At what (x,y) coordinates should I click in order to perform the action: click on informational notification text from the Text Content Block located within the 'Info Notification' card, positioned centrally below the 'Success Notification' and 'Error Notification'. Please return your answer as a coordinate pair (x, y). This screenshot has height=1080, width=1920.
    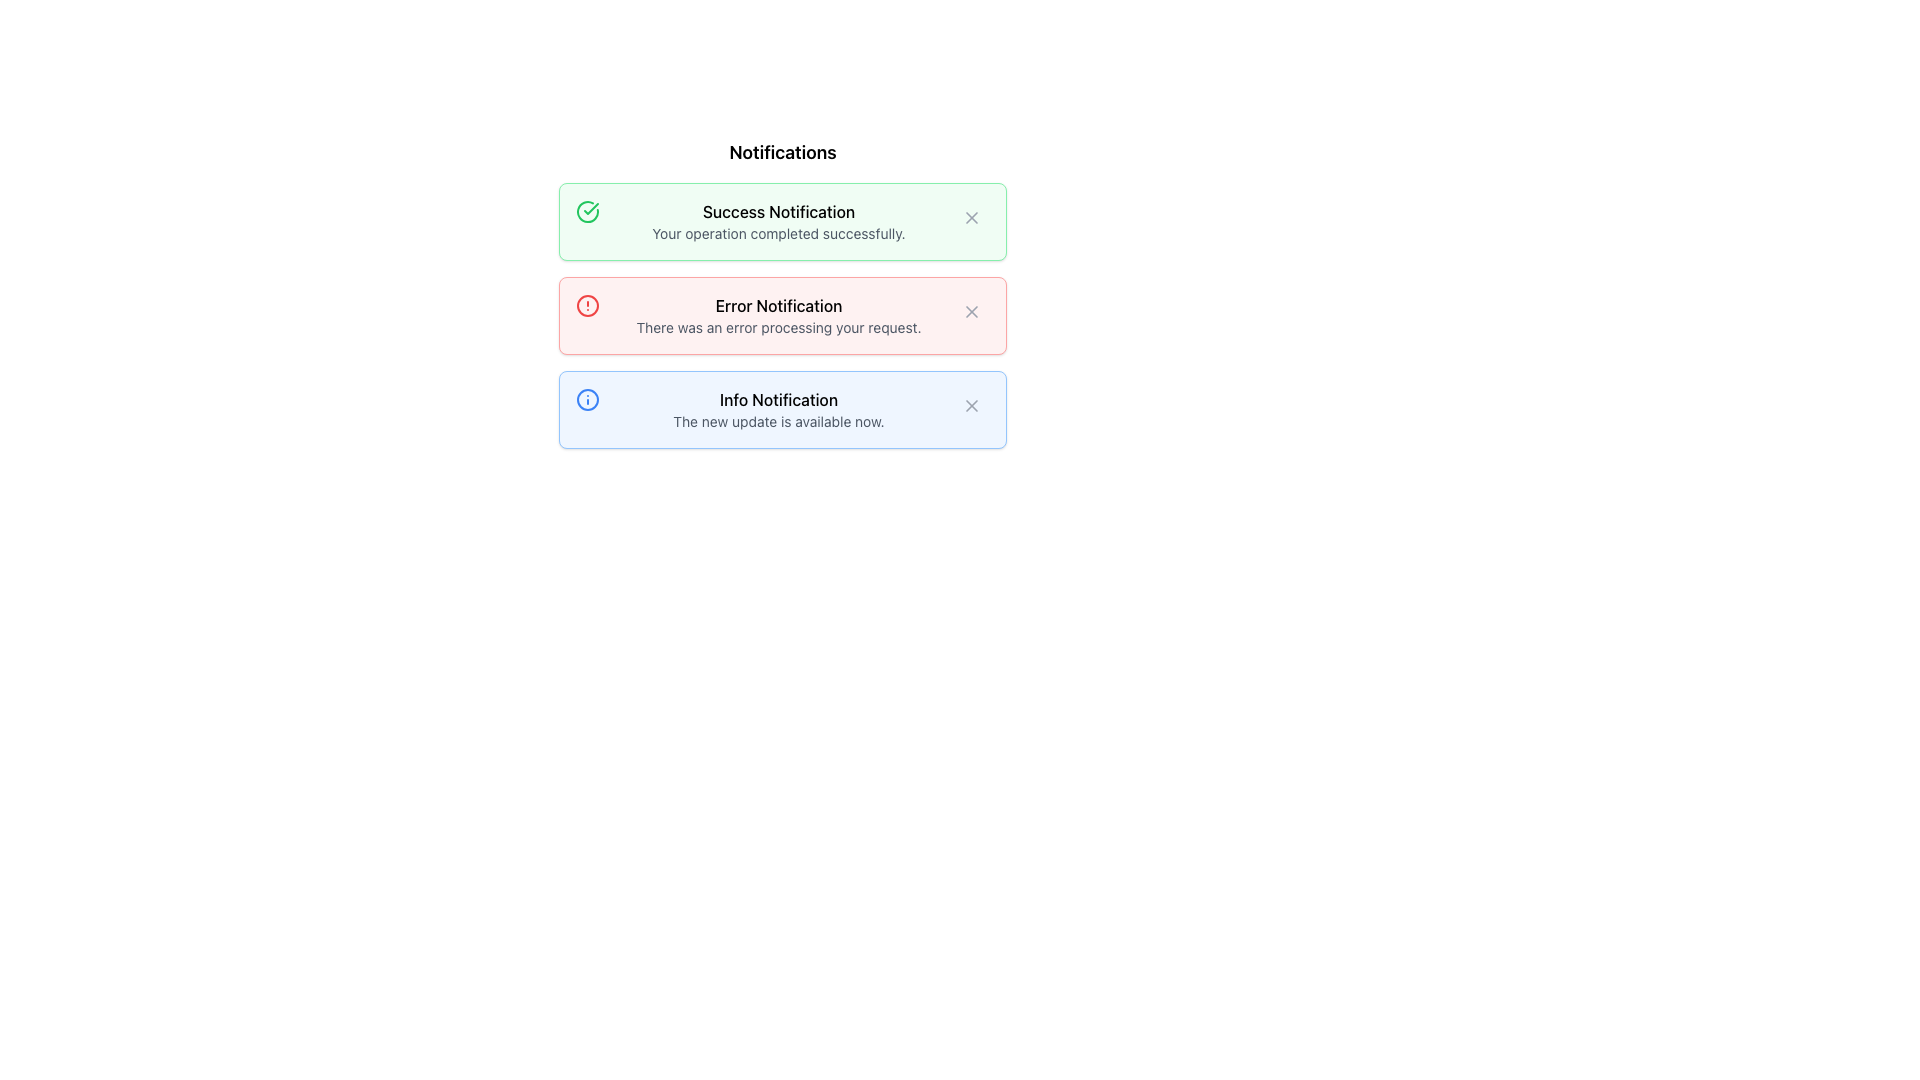
    Looking at the image, I should click on (777, 408).